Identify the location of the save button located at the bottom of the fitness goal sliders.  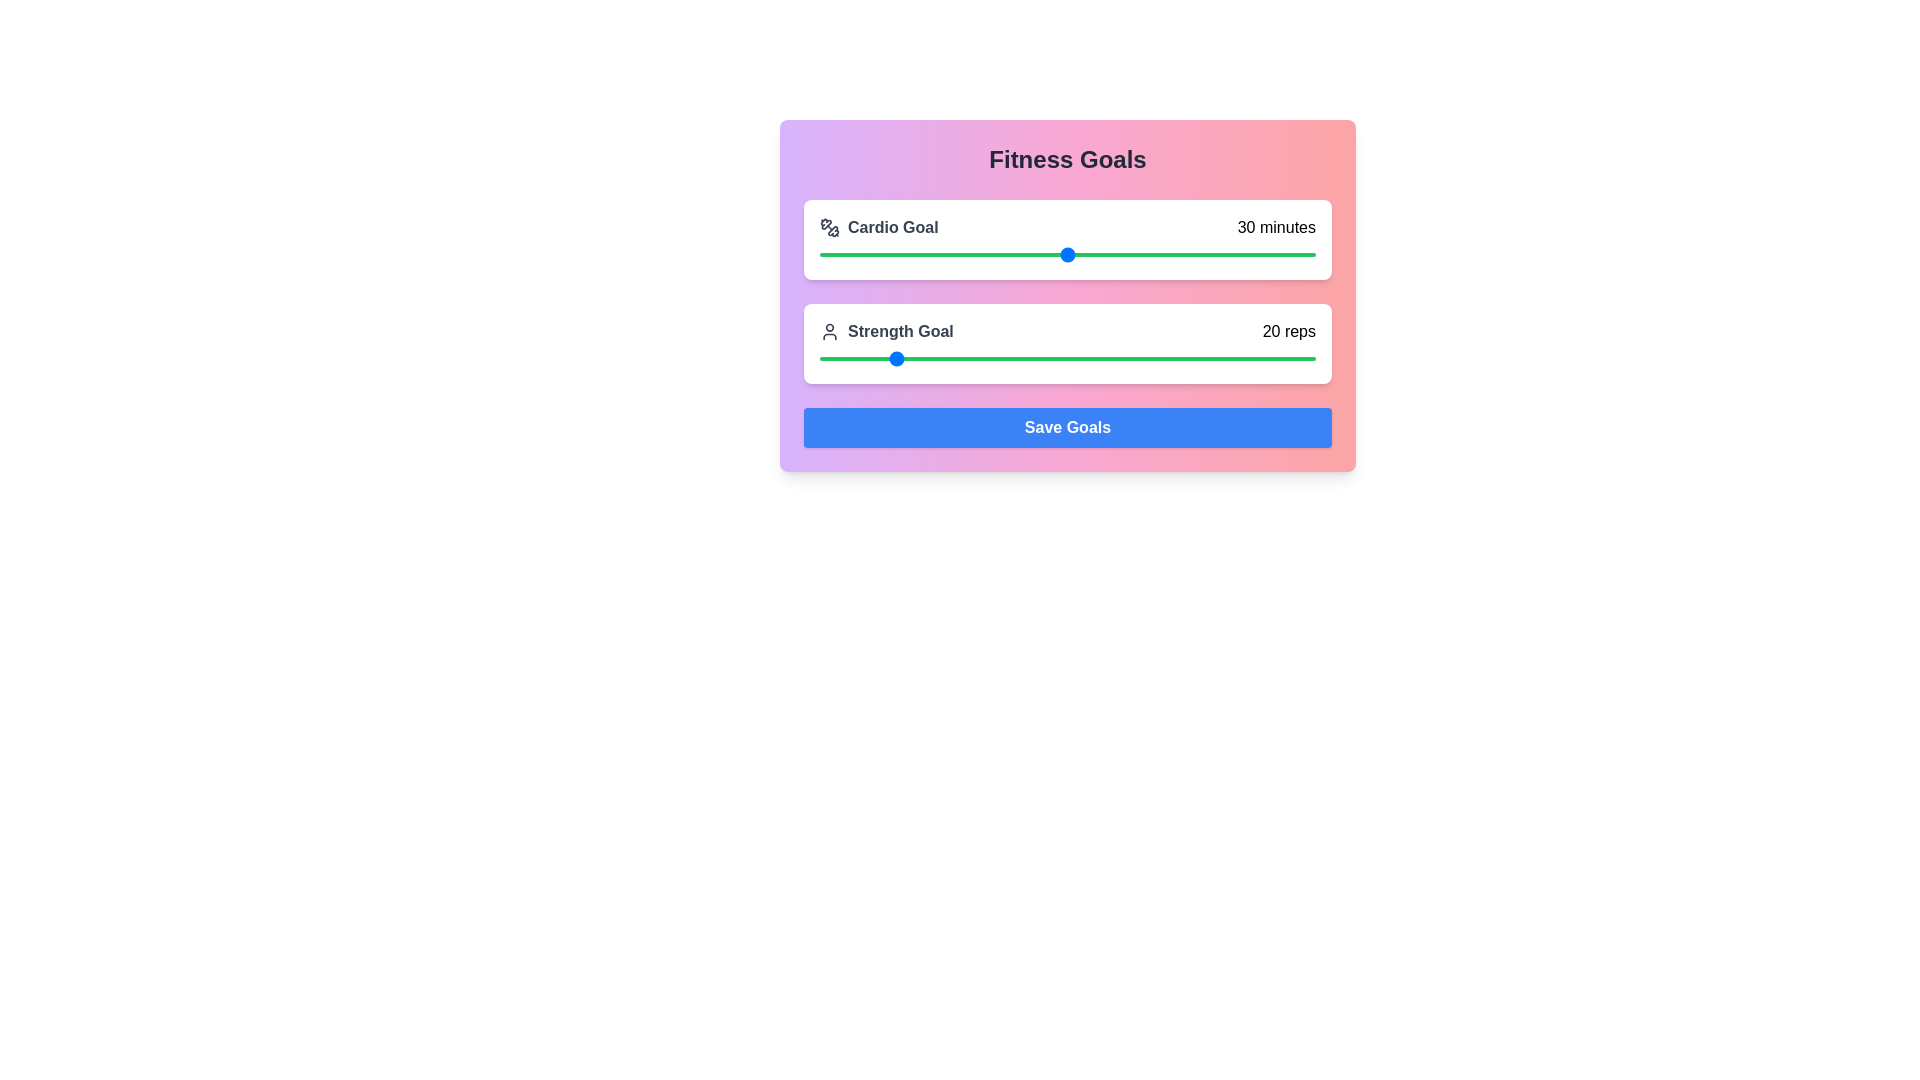
(1067, 427).